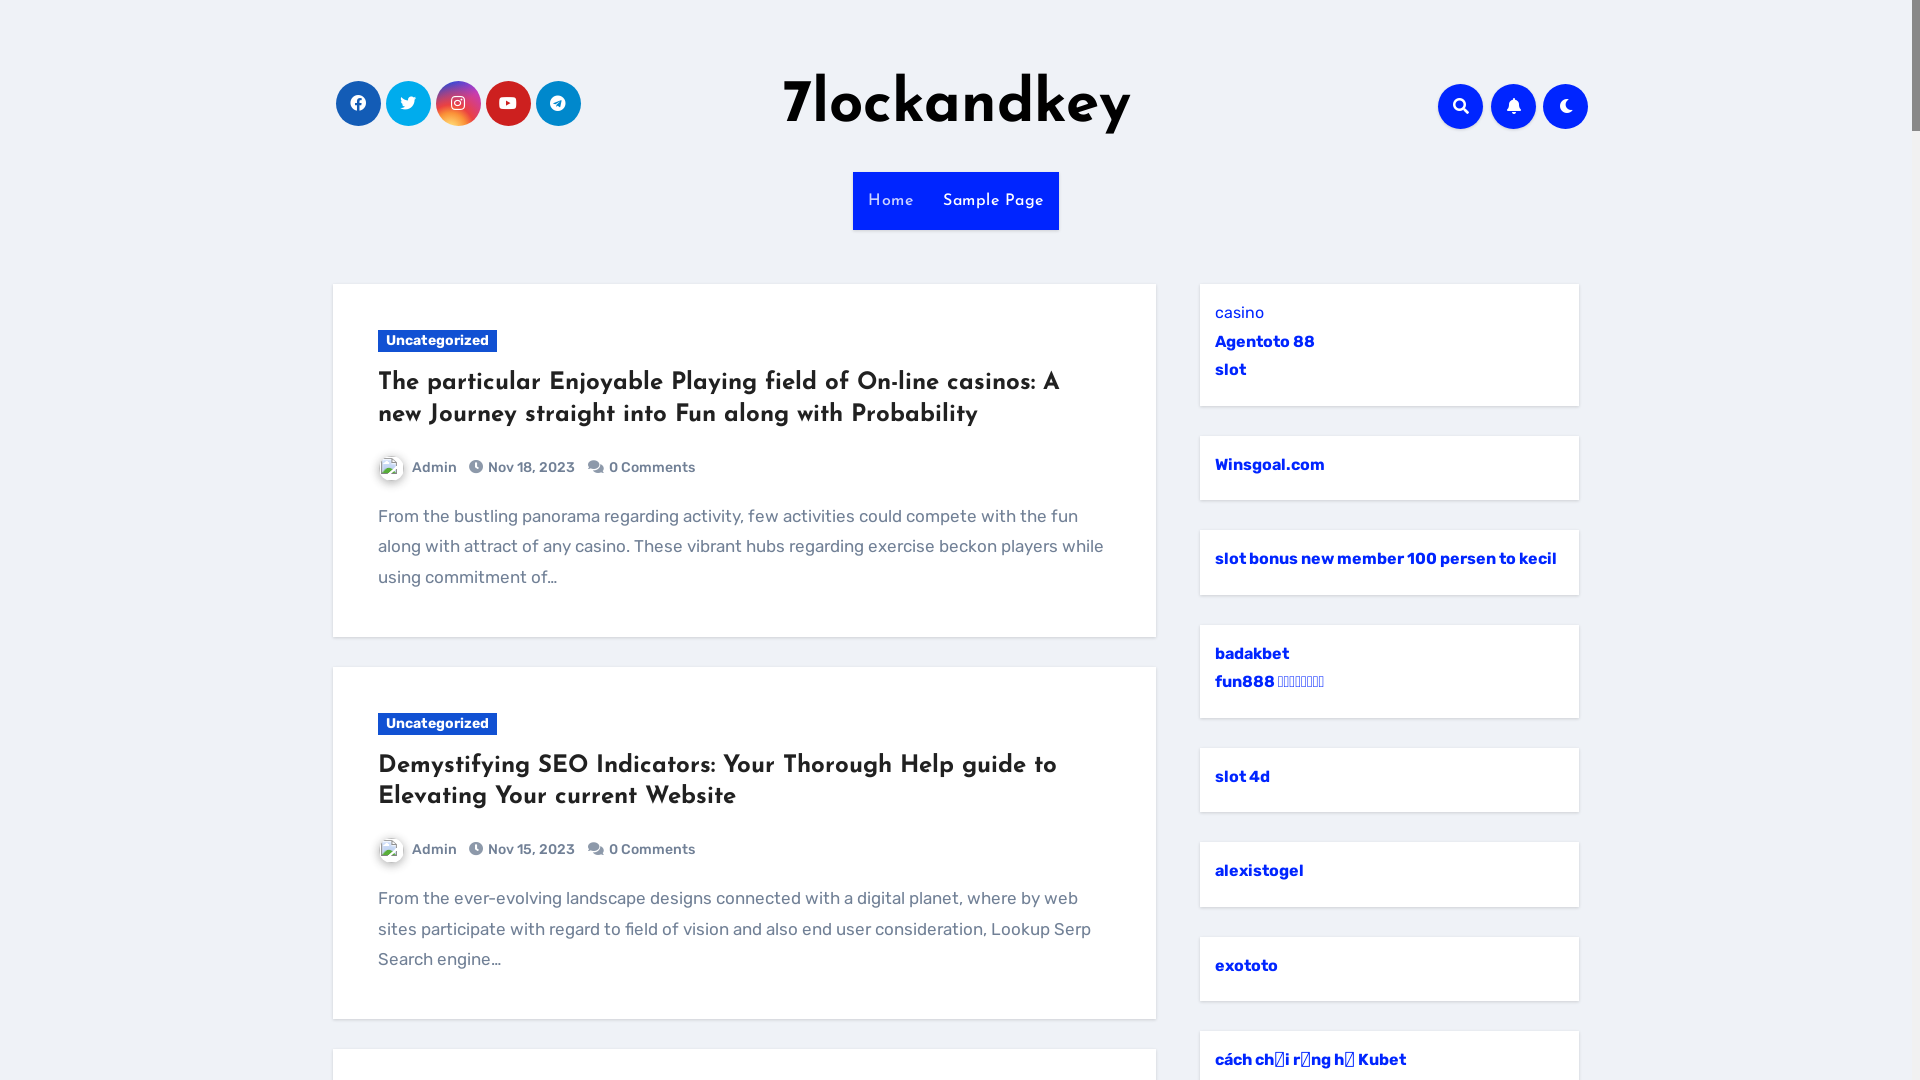 This screenshot has height=1080, width=1920. What do you see at coordinates (529, 849) in the screenshot?
I see `'Nov 15, 2023'` at bounding box center [529, 849].